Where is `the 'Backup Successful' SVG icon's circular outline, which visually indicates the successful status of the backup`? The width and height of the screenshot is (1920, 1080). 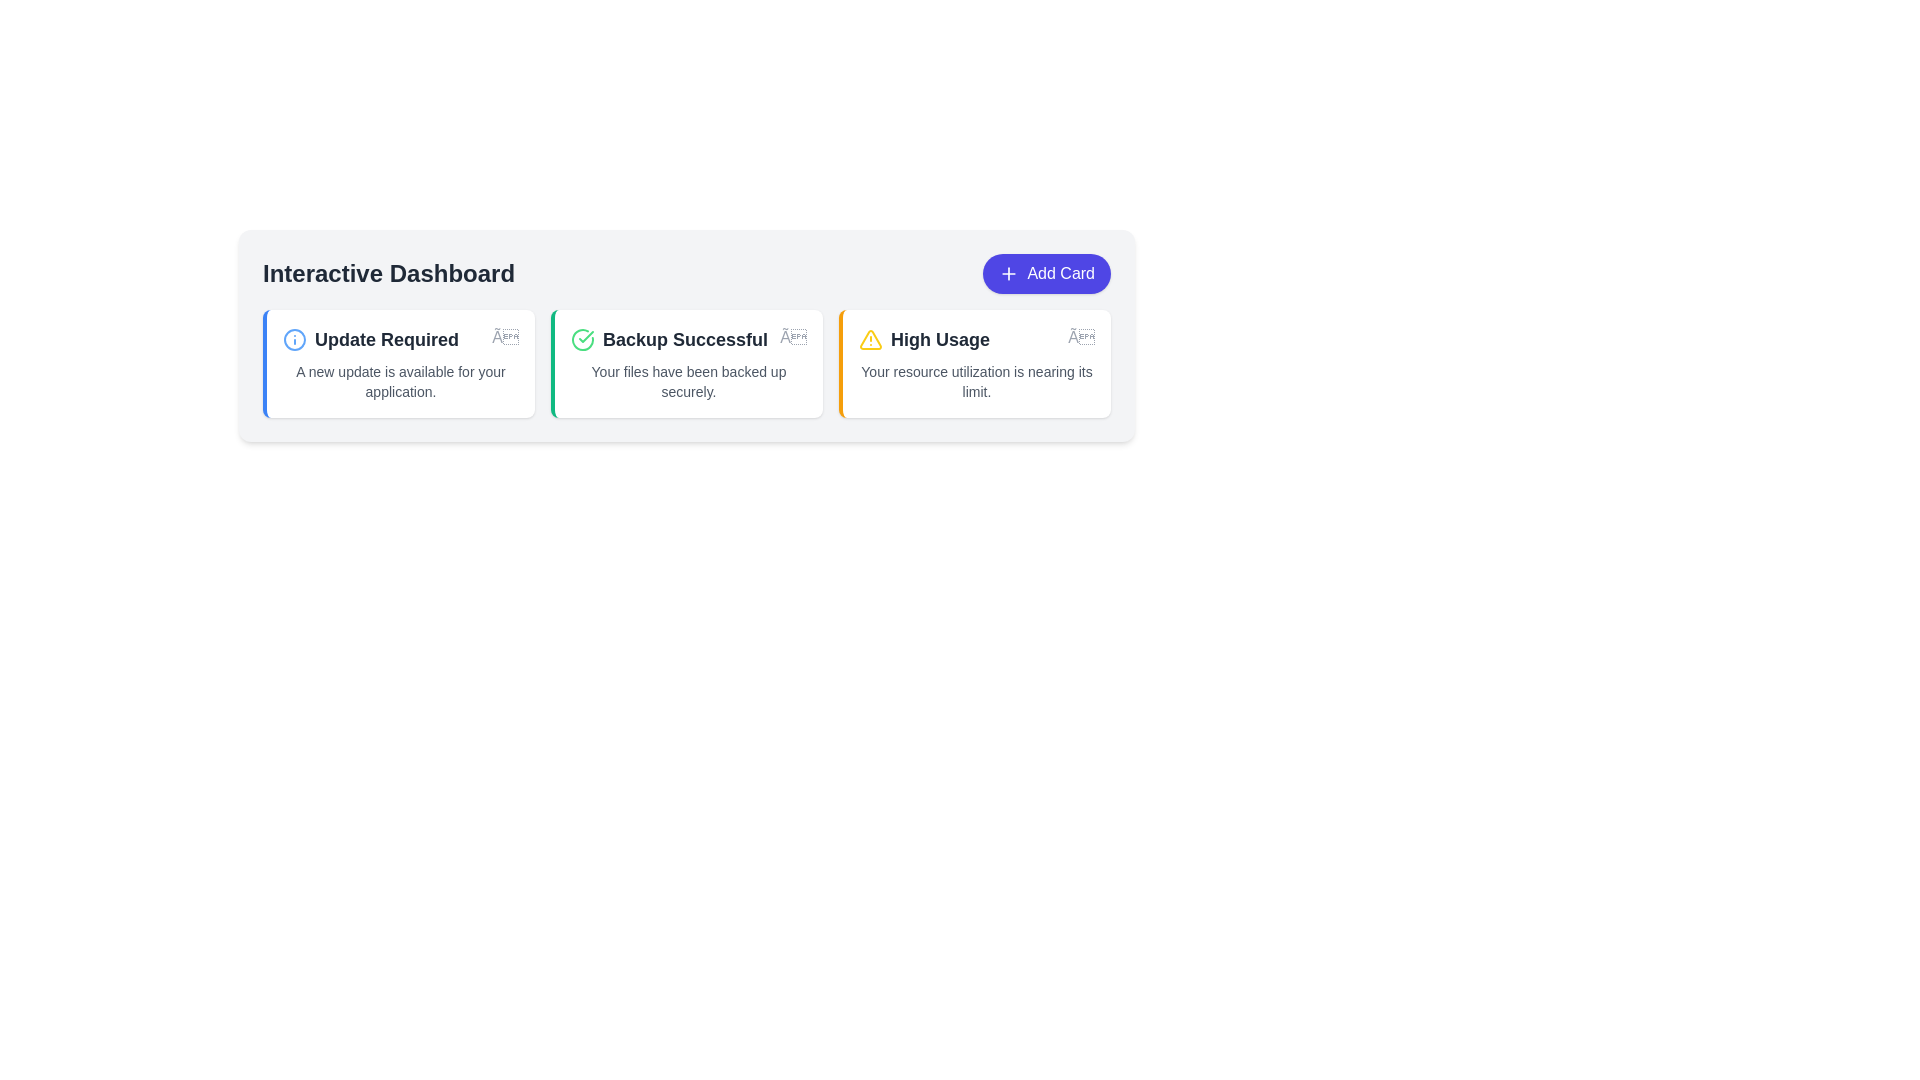 the 'Backup Successful' SVG icon's circular outline, which visually indicates the successful status of the backup is located at coordinates (581, 338).